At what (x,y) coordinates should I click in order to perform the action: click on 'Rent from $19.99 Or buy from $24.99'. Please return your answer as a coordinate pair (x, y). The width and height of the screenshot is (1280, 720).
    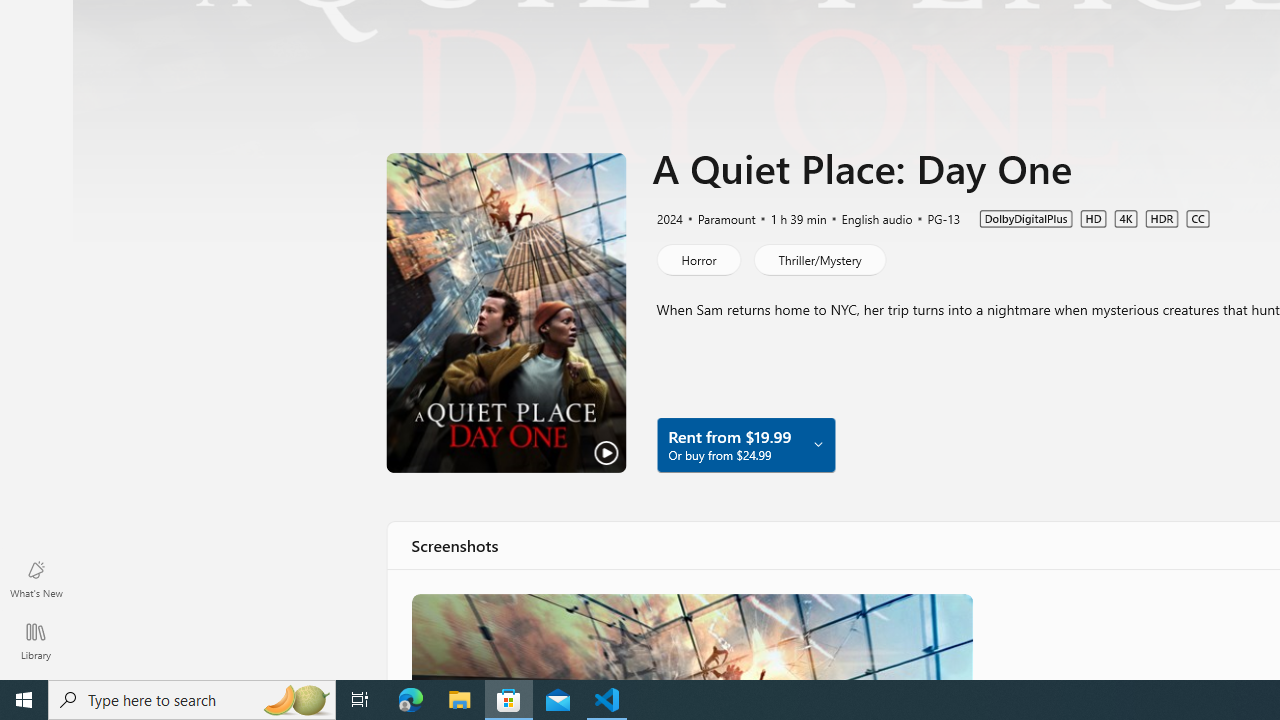
    Looking at the image, I should click on (744, 443).